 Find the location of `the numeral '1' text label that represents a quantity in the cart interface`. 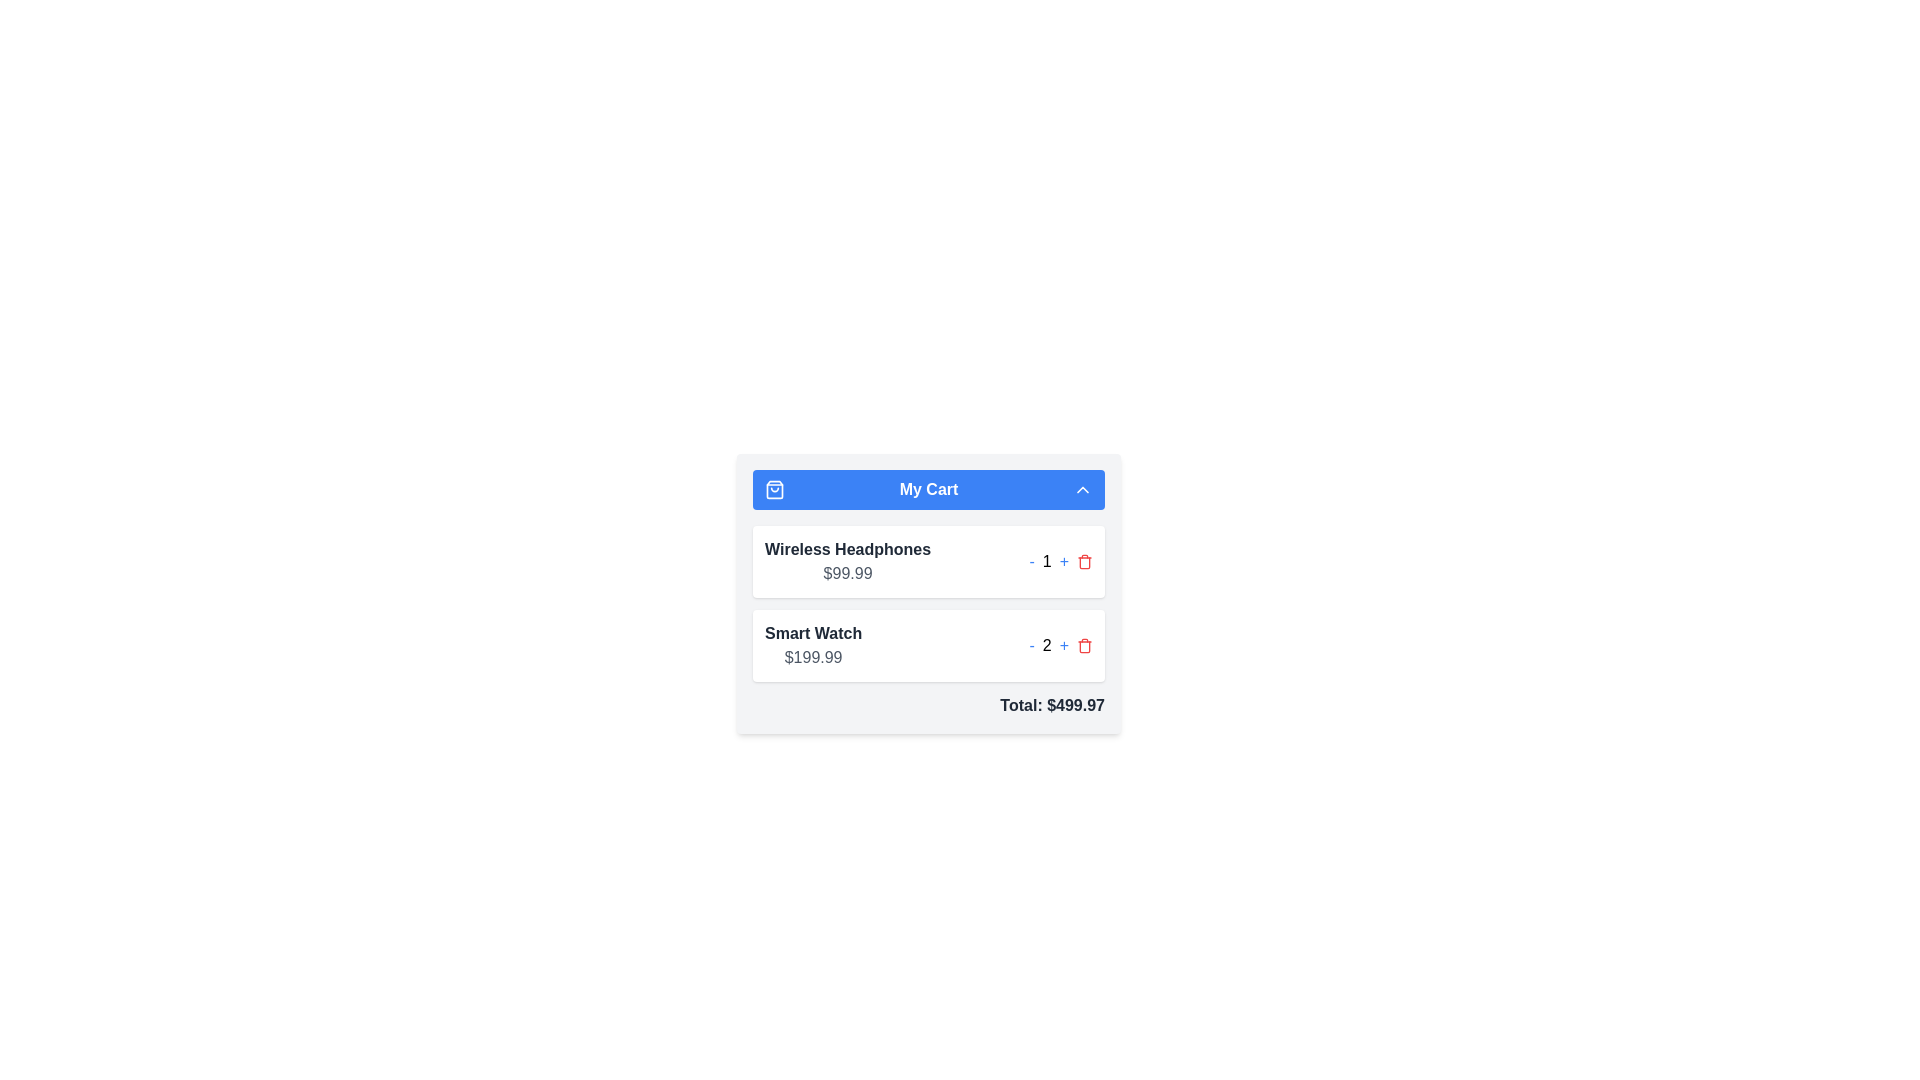

the numeral '1' text label that represents a quantity in the cart interface is located at coordinates (1046, 562).